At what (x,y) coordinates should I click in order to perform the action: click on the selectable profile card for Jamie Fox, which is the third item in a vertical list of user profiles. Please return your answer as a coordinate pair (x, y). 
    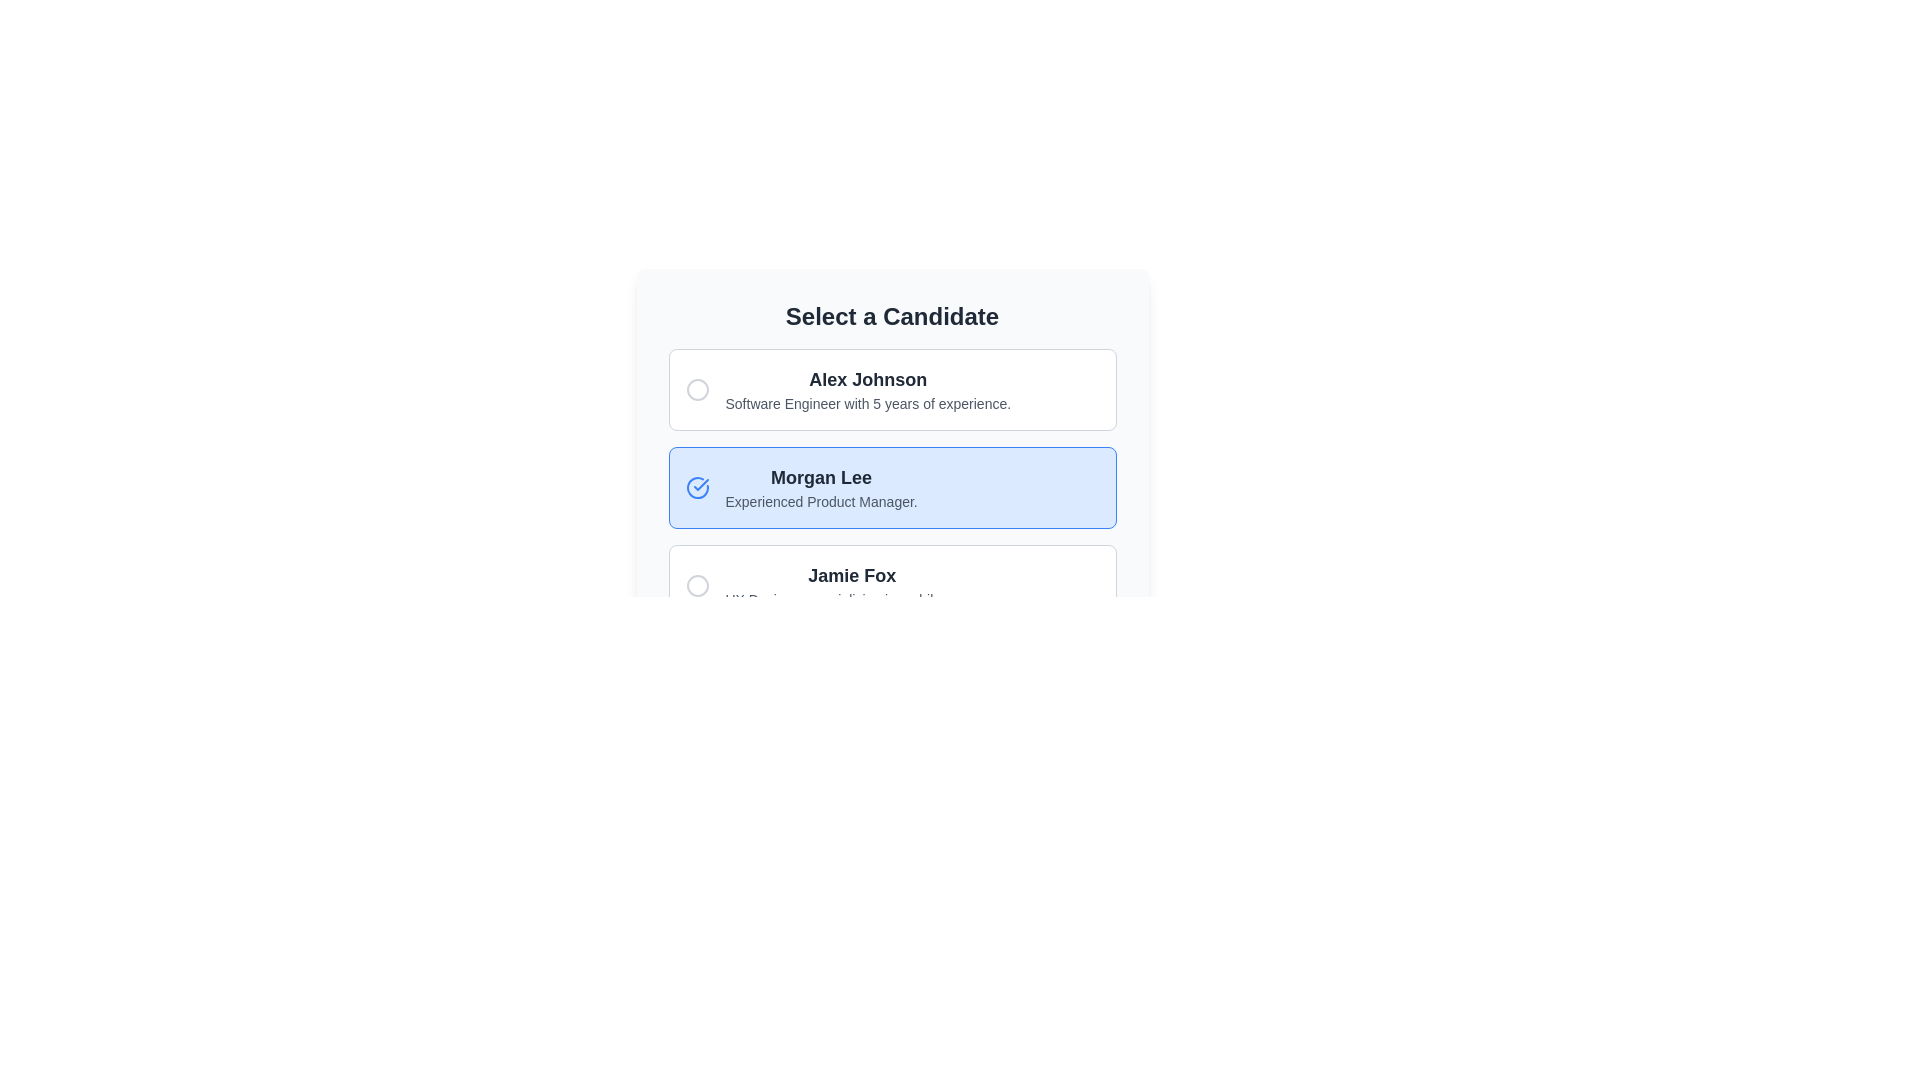
    Looking at the image, I should click on (891, 585).